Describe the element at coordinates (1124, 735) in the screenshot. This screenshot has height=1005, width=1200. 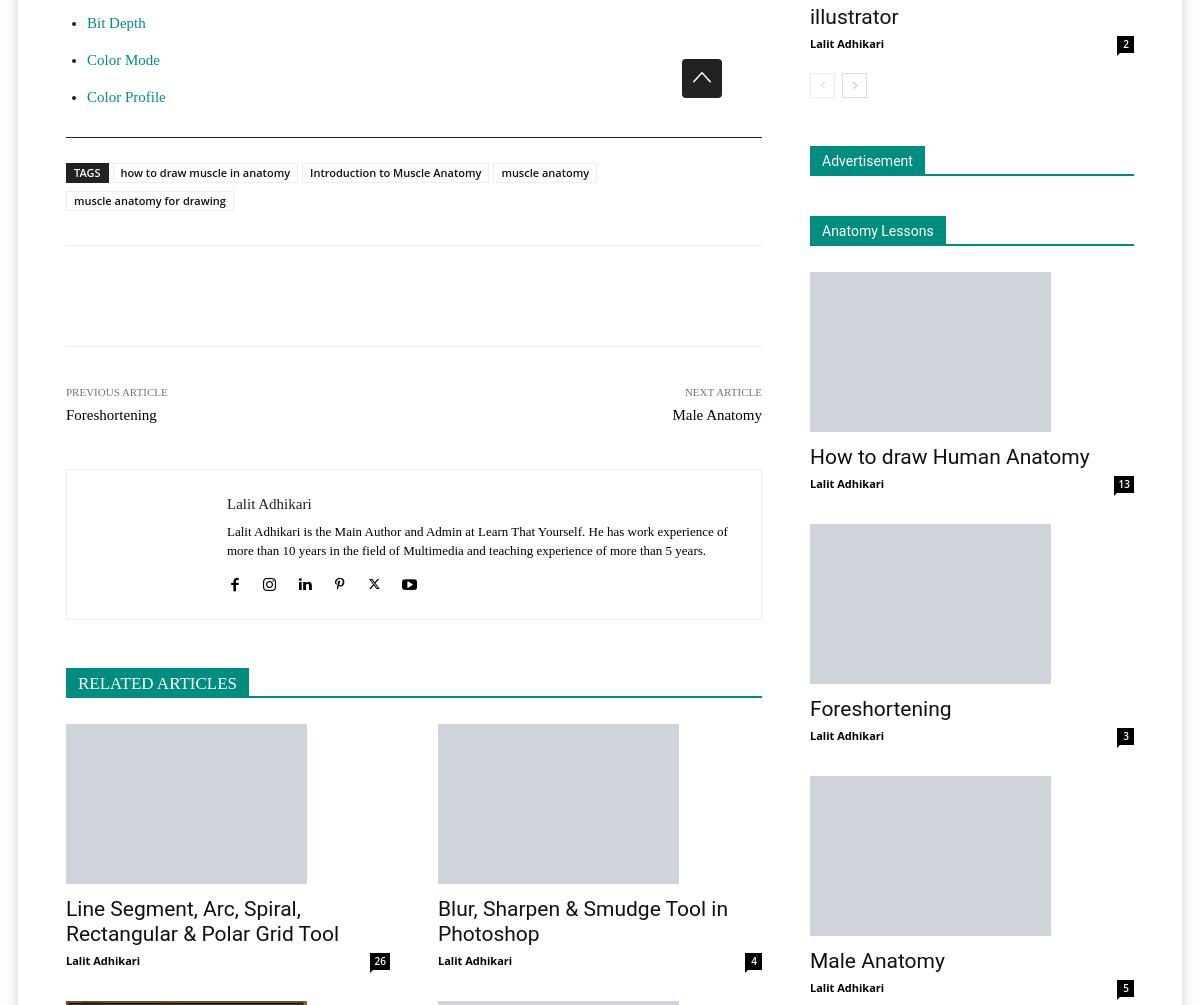
I see `'3'` at that location.